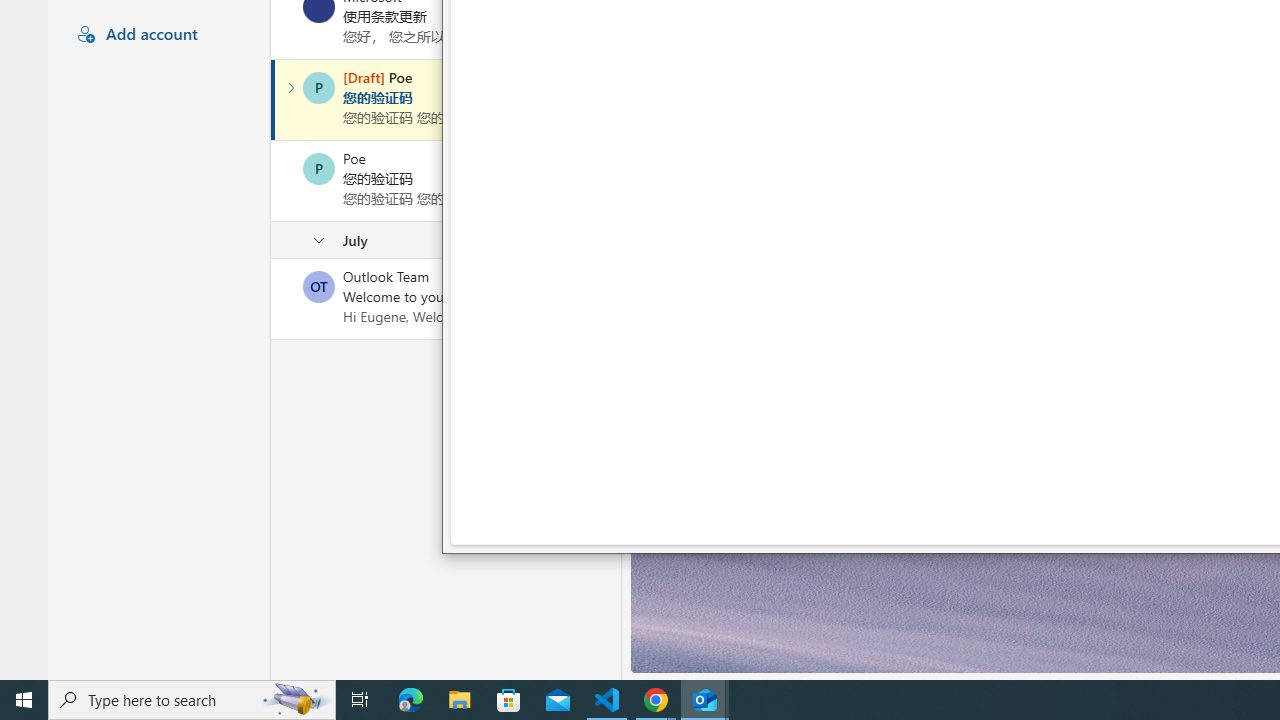 Image resolution: width=1280 pixels, height=720 pixels. What do you see at coordinates (410, 698) in the screenshot?
I see `'Microsoft Edge'` at bounding box center [410, 698].